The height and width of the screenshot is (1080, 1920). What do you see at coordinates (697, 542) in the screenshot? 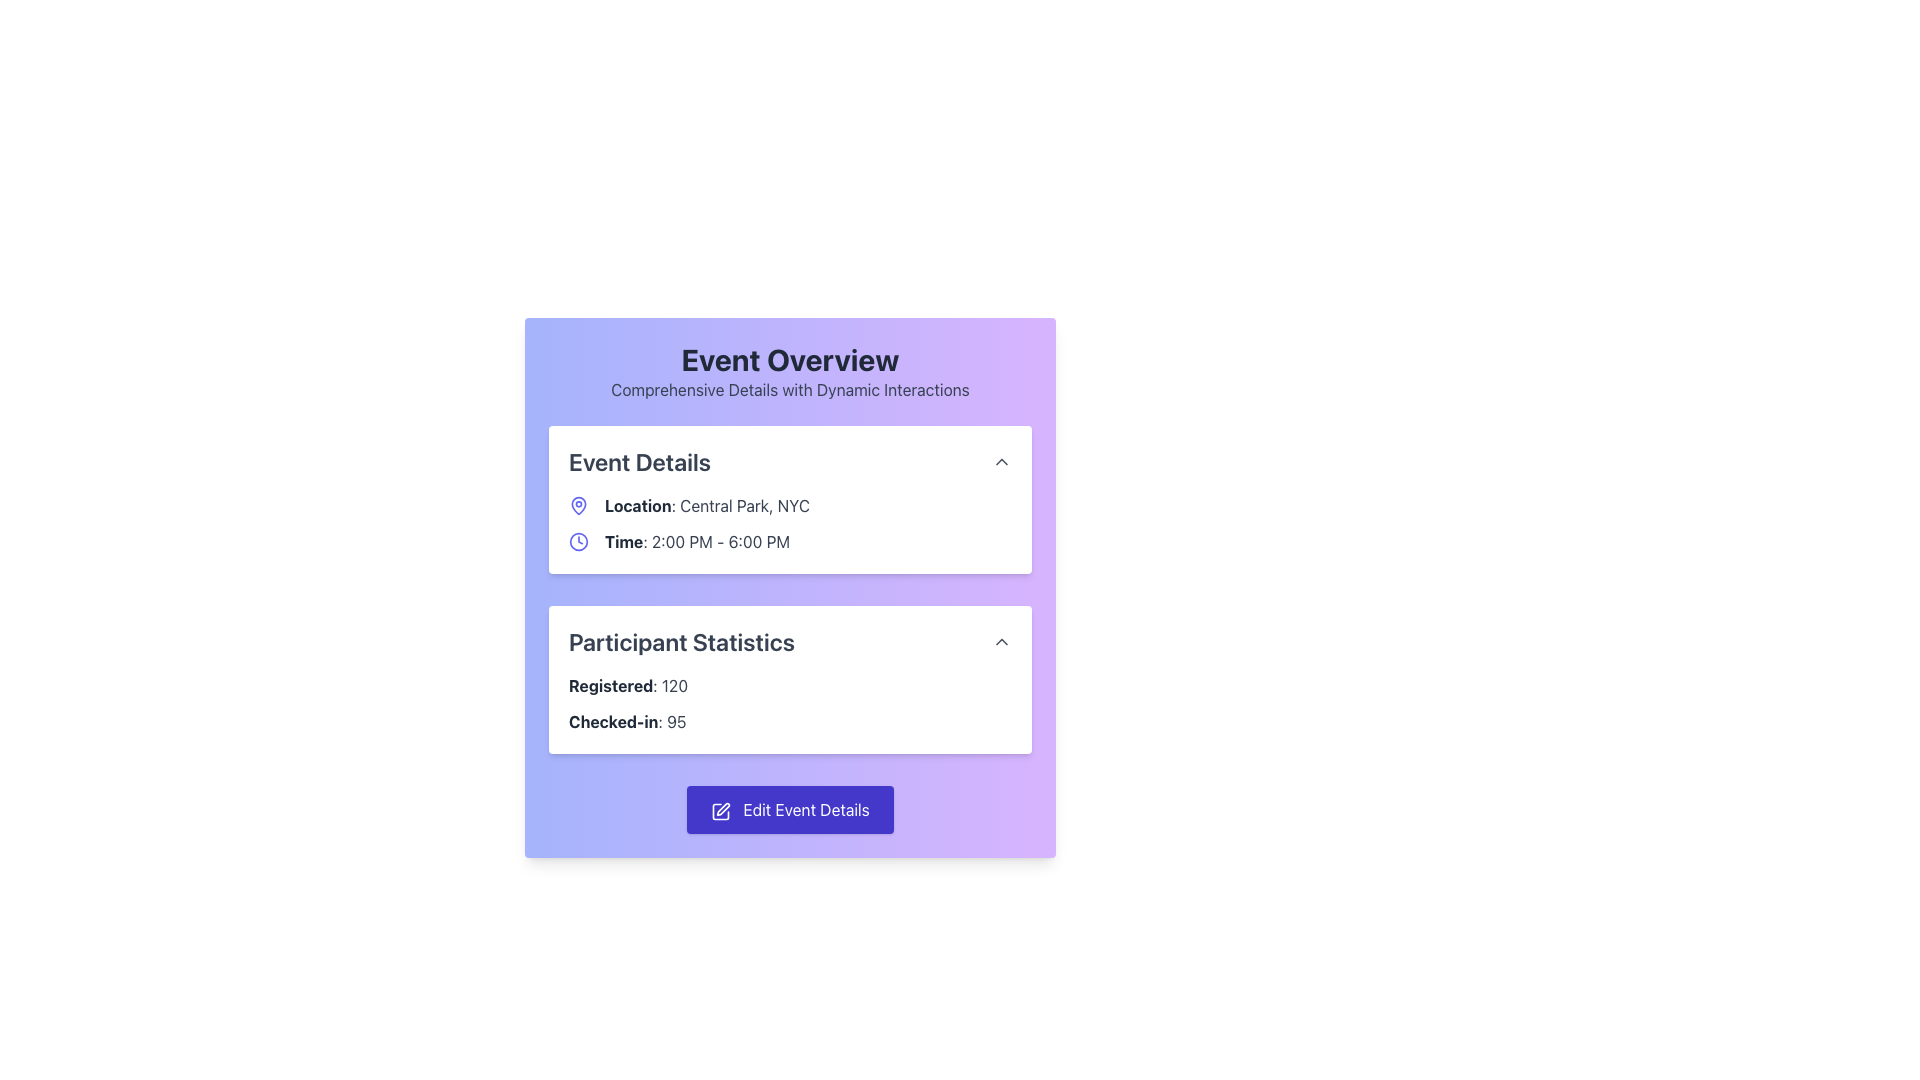
I see `the text display that shows 'Time: 2:00 PM - 6:00 PM' located in the 'Event Details' section, which is the second entry below 'Location: Central Park, NYC'` at bounding box center [697, 542].